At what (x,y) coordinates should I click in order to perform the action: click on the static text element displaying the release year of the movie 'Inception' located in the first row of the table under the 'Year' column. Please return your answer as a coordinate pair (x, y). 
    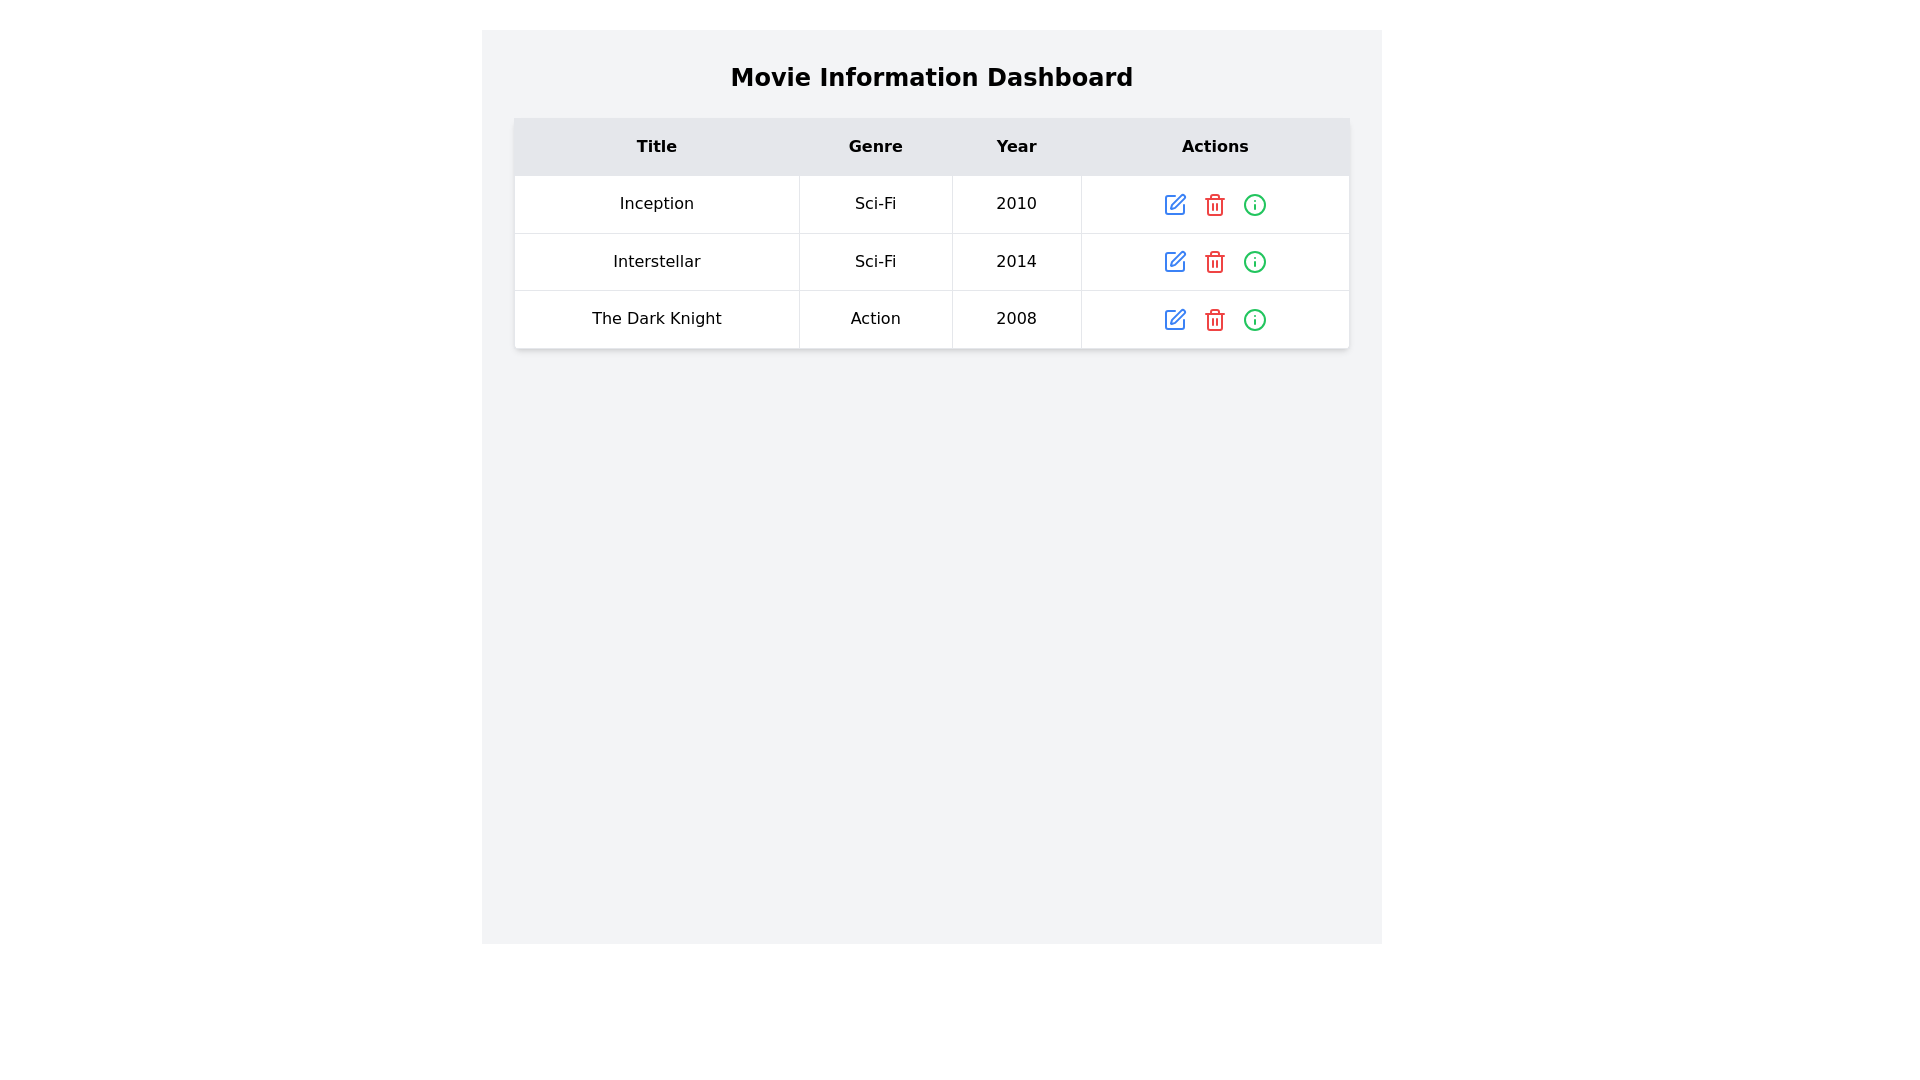
    Looking at the image, I should click on (1016, 204).